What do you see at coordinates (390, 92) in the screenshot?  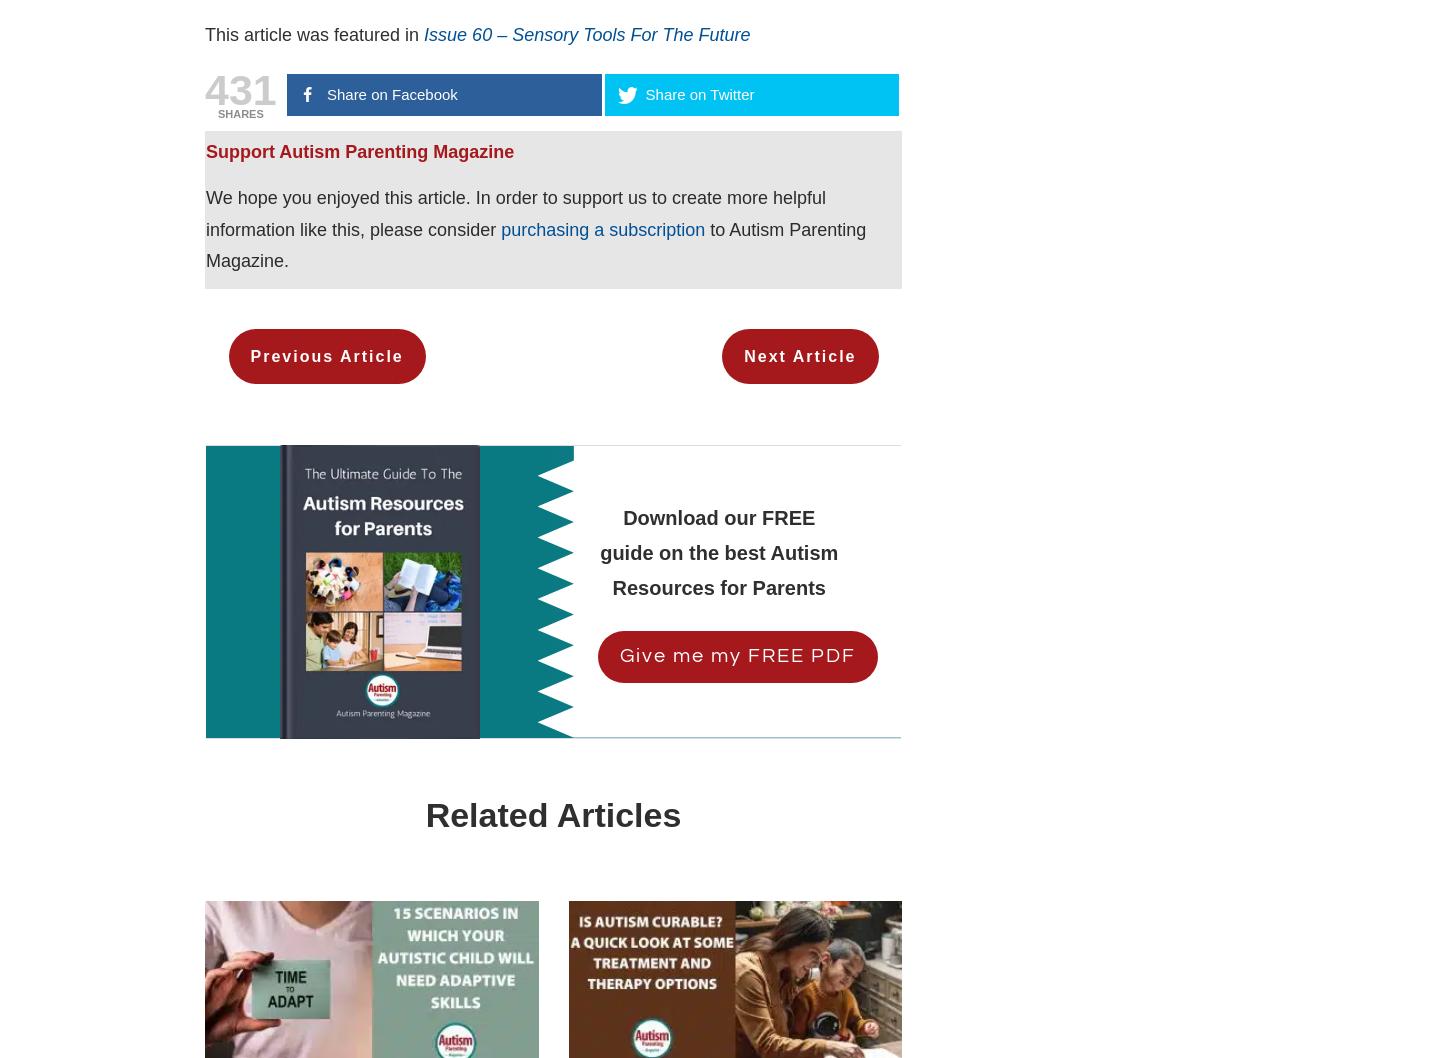 I see `'Share on Facebook'` at bounding box center [390, 92].